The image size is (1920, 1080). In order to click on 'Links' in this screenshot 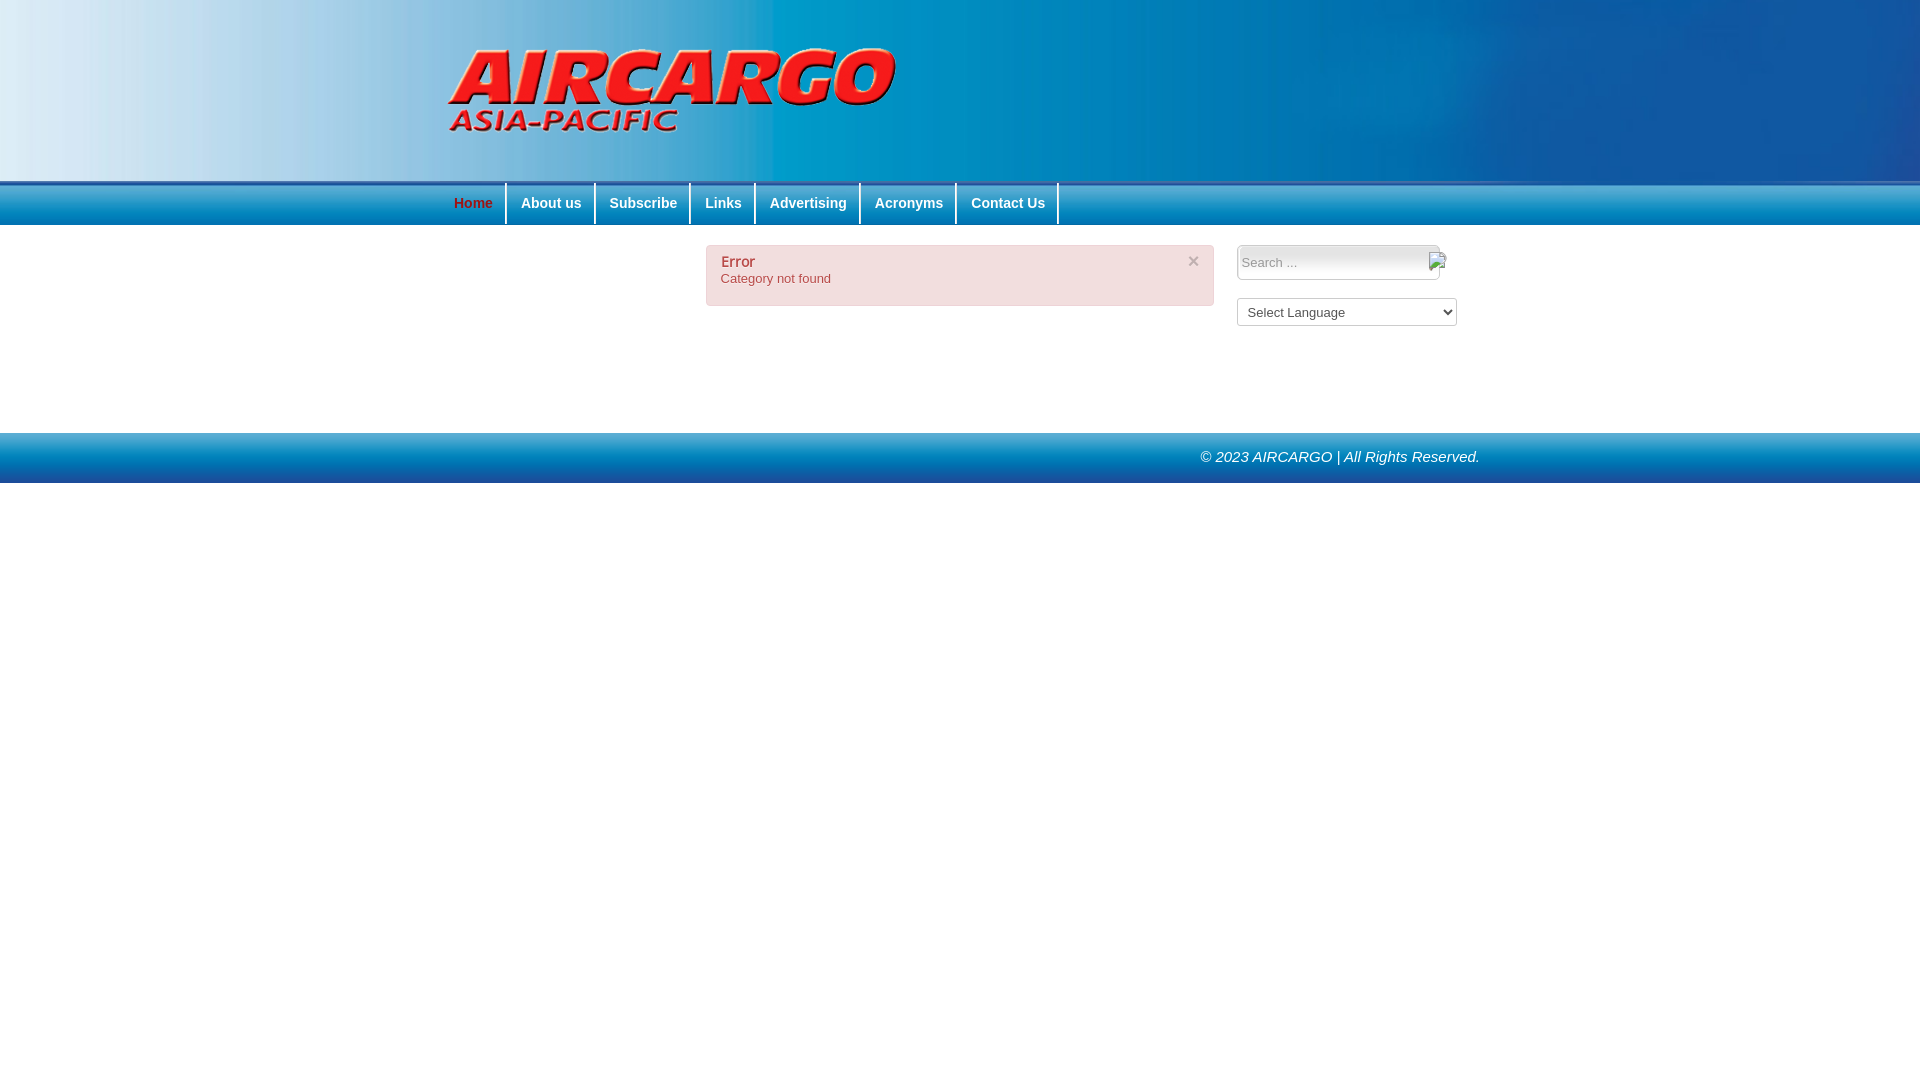, I will do `click(691, 203)`.